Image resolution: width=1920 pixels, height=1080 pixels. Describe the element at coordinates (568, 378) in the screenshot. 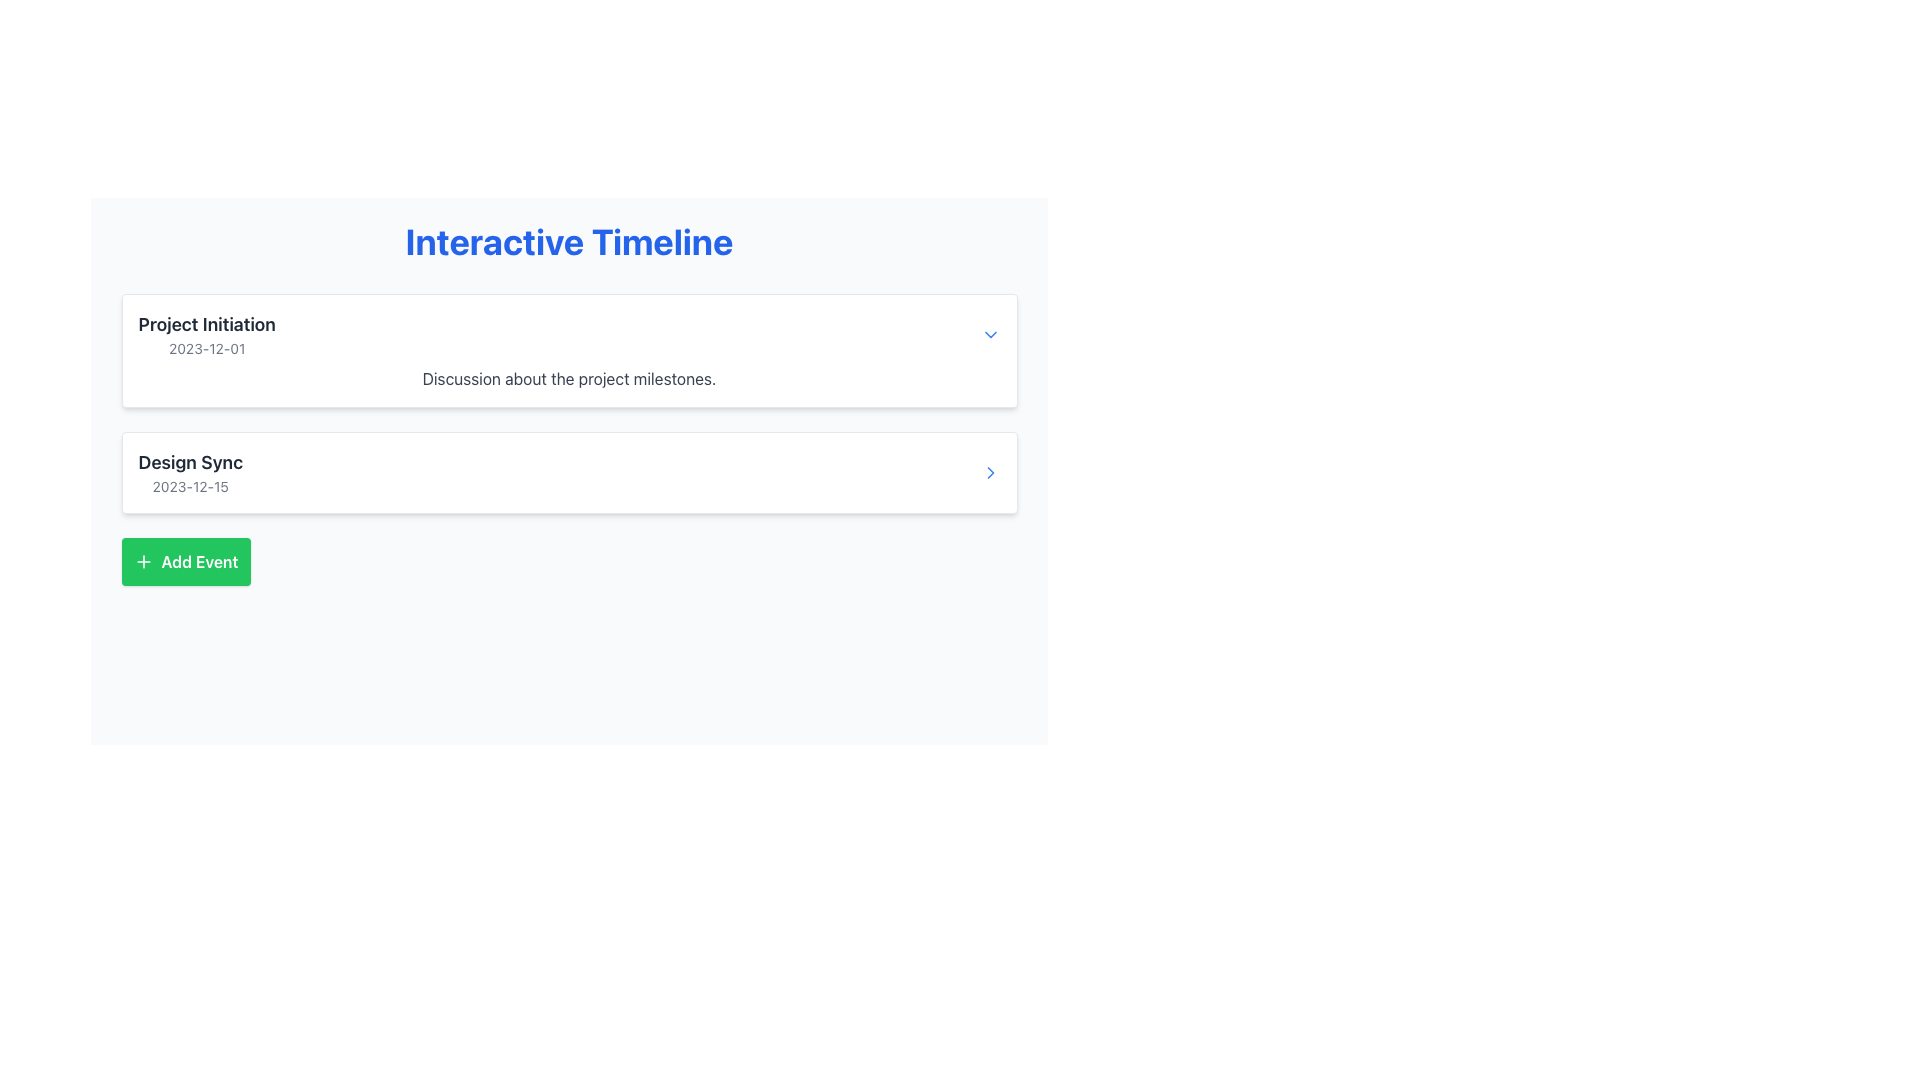

I see `the informational Text Label located within the 'Project Initiation 2023-12-01' card interface, positioned directly below the title and date text` at that location.